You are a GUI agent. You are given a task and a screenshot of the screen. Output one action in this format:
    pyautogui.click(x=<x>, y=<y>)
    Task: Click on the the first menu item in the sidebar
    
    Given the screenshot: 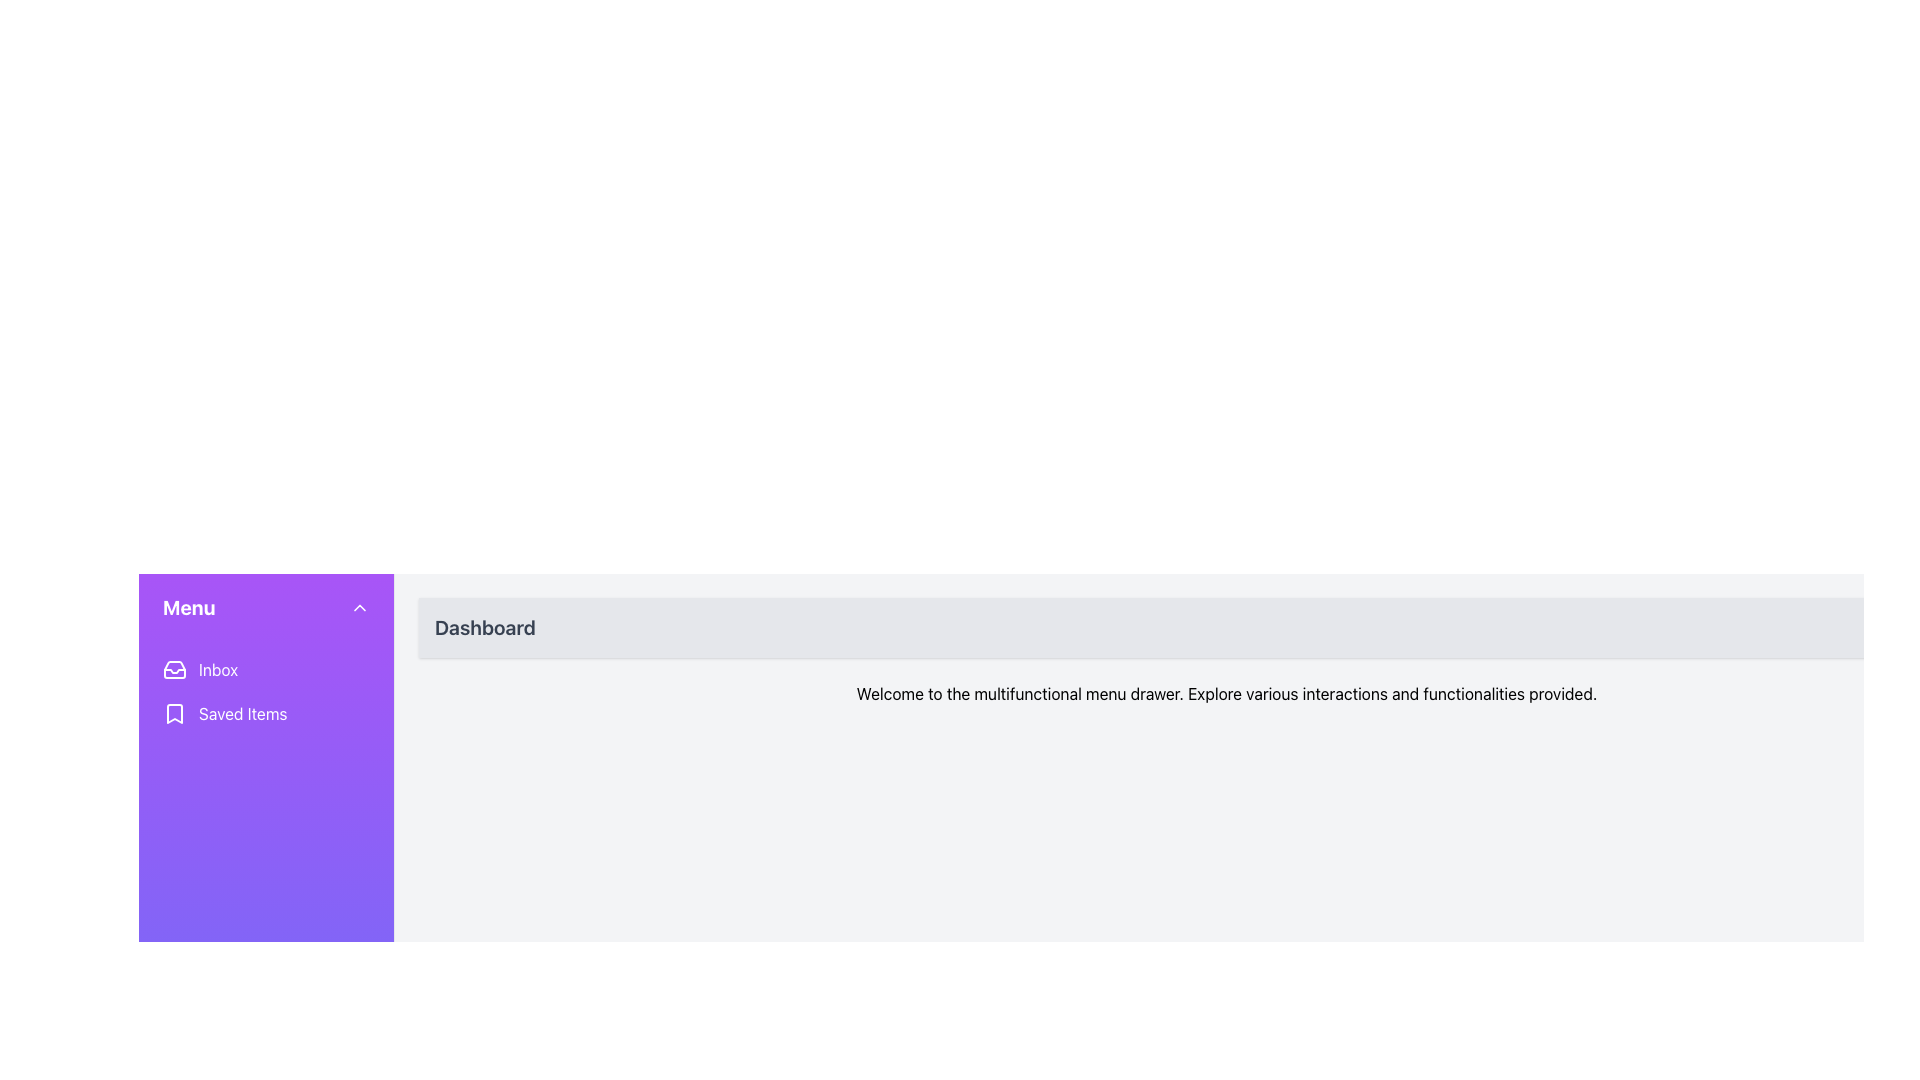 What is the action you would take?
    pyautogui.click(x=265, y=670)
    